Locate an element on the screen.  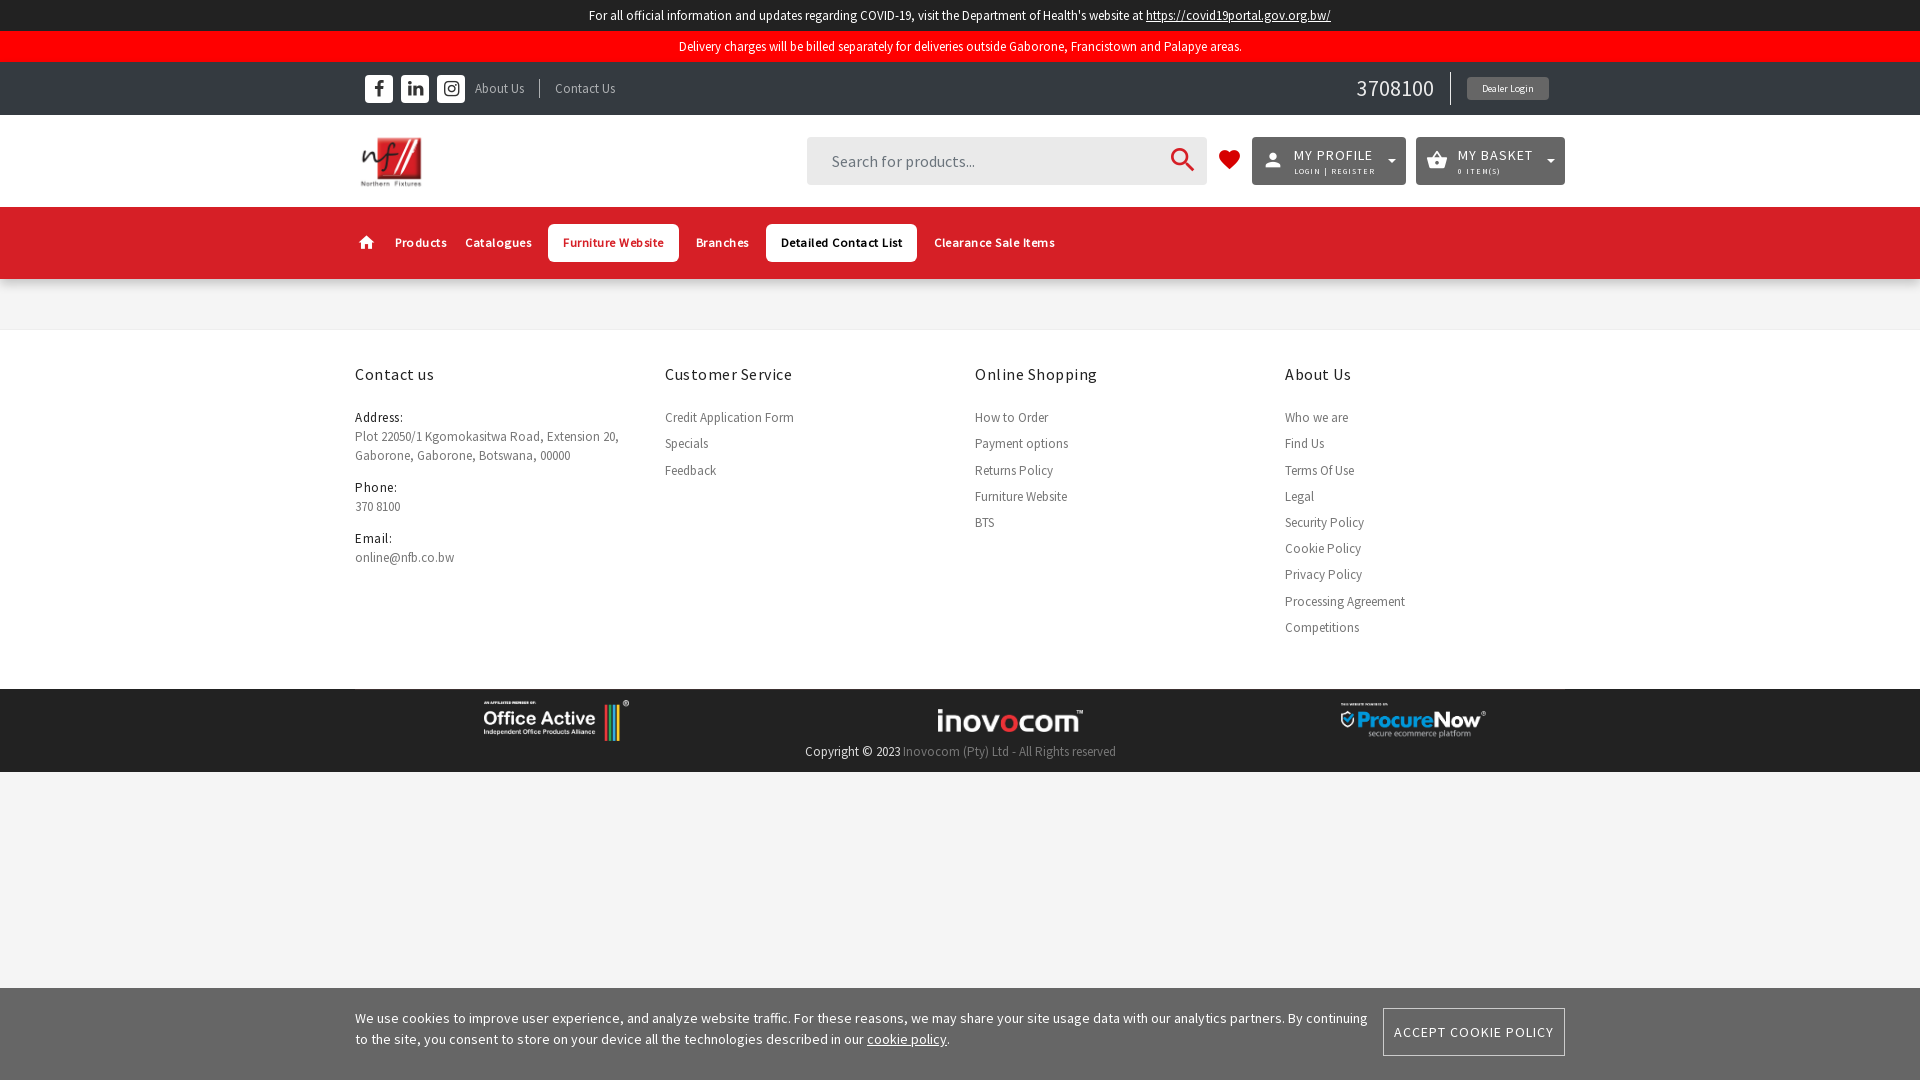
'Processing Agreement' is located at coordinates (1344, 599).